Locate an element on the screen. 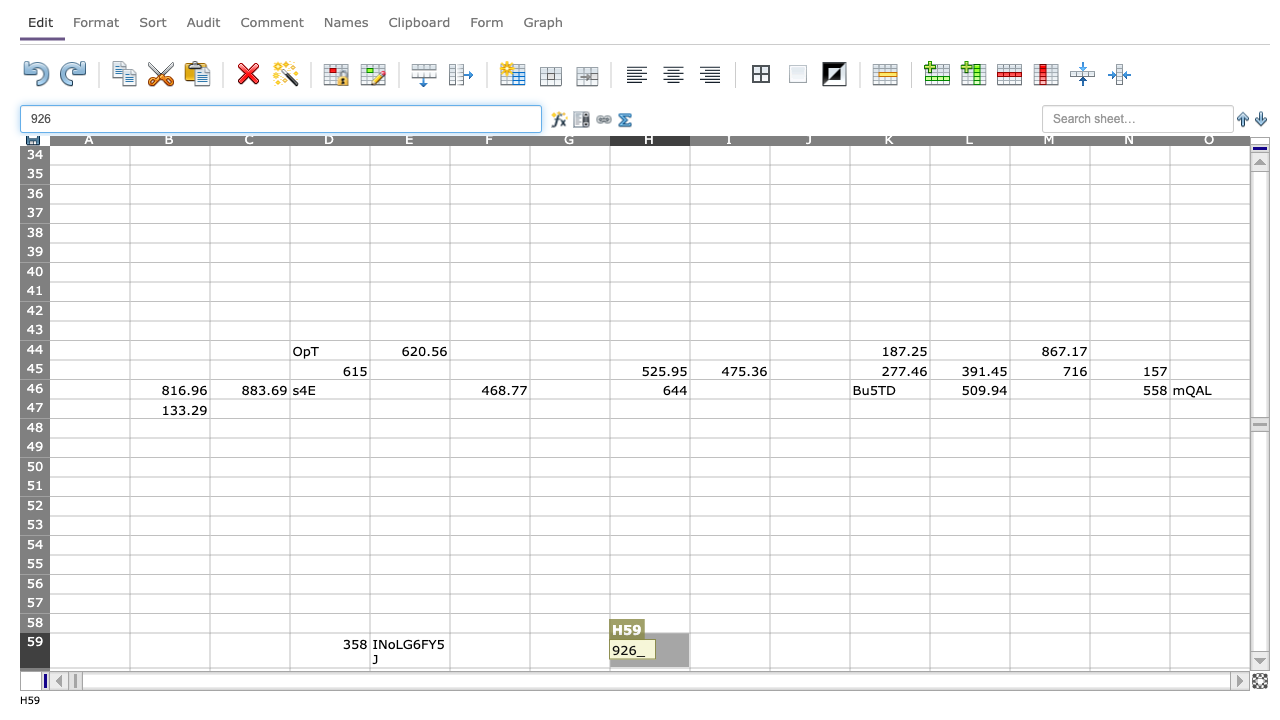  Bottom right corner of cell L-59 is located at coordinates (1010, 668).